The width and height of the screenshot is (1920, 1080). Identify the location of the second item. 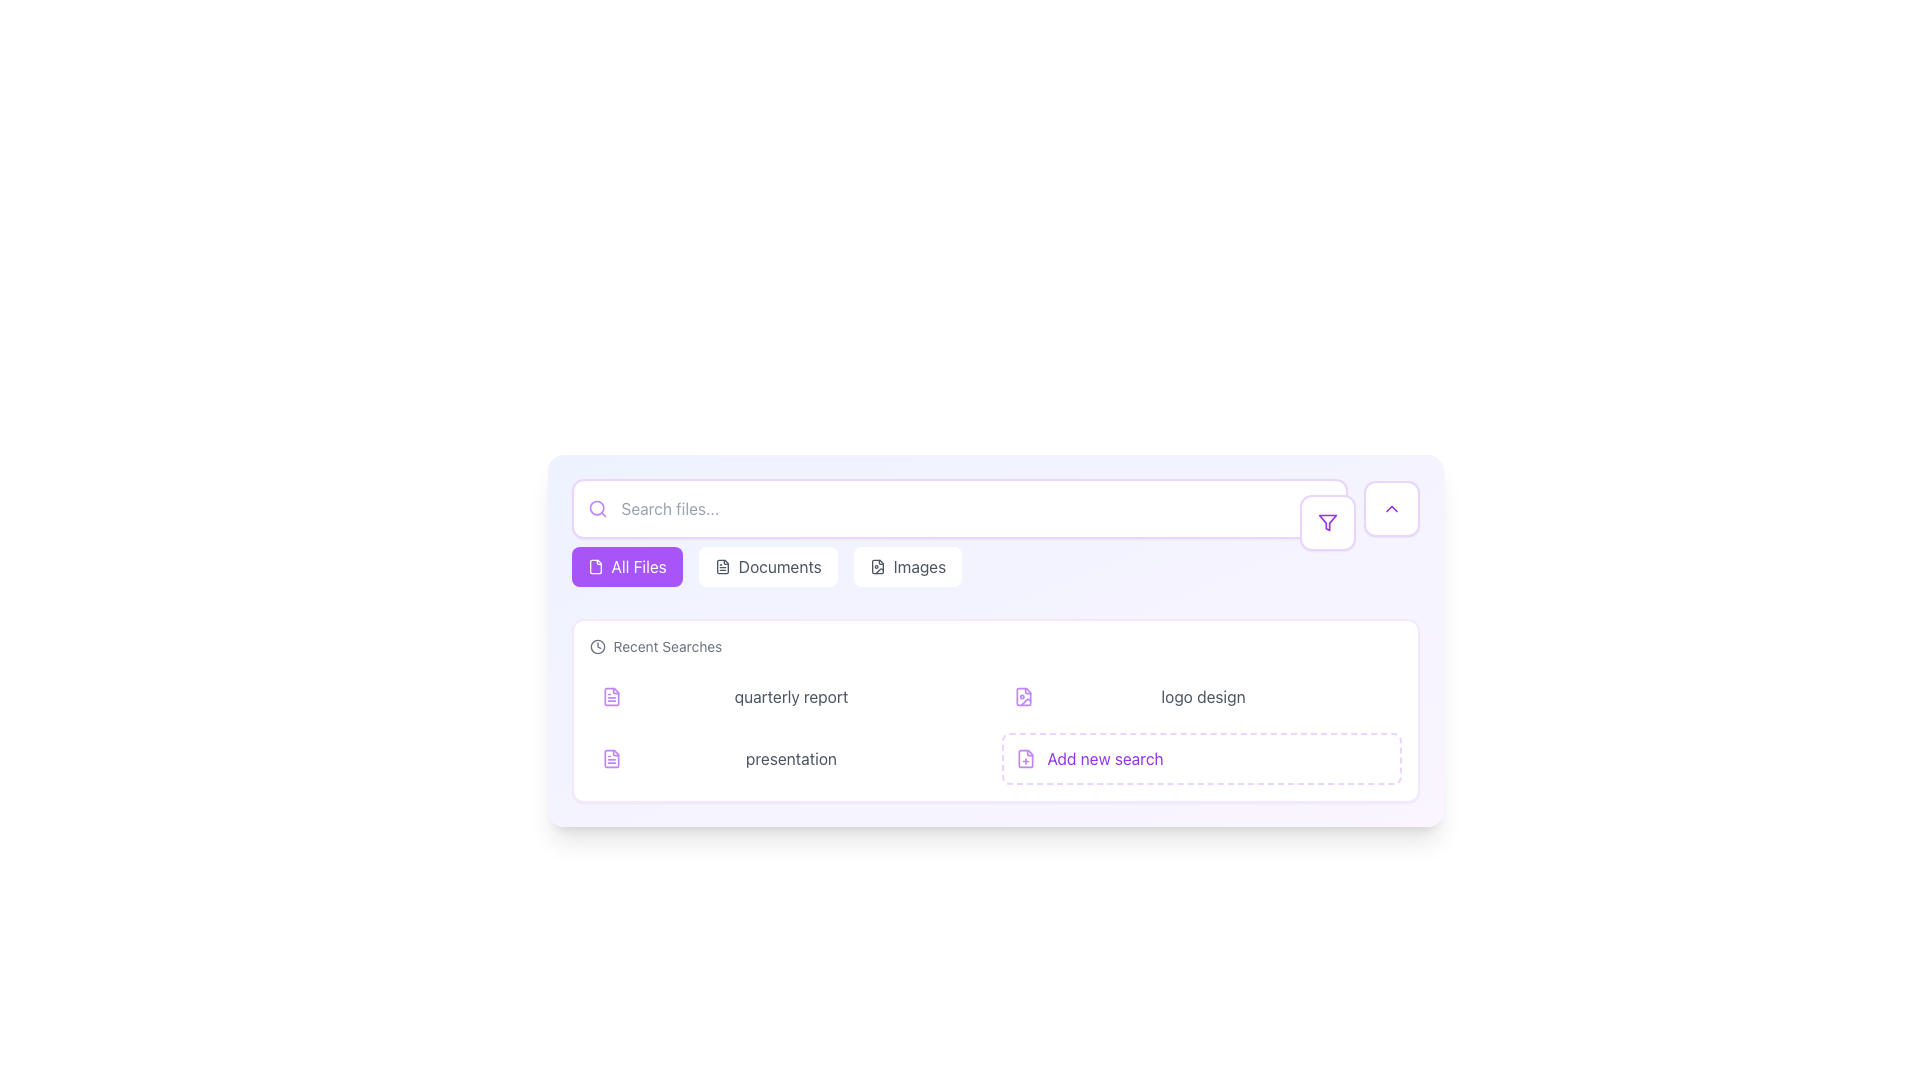
(1200, 696).